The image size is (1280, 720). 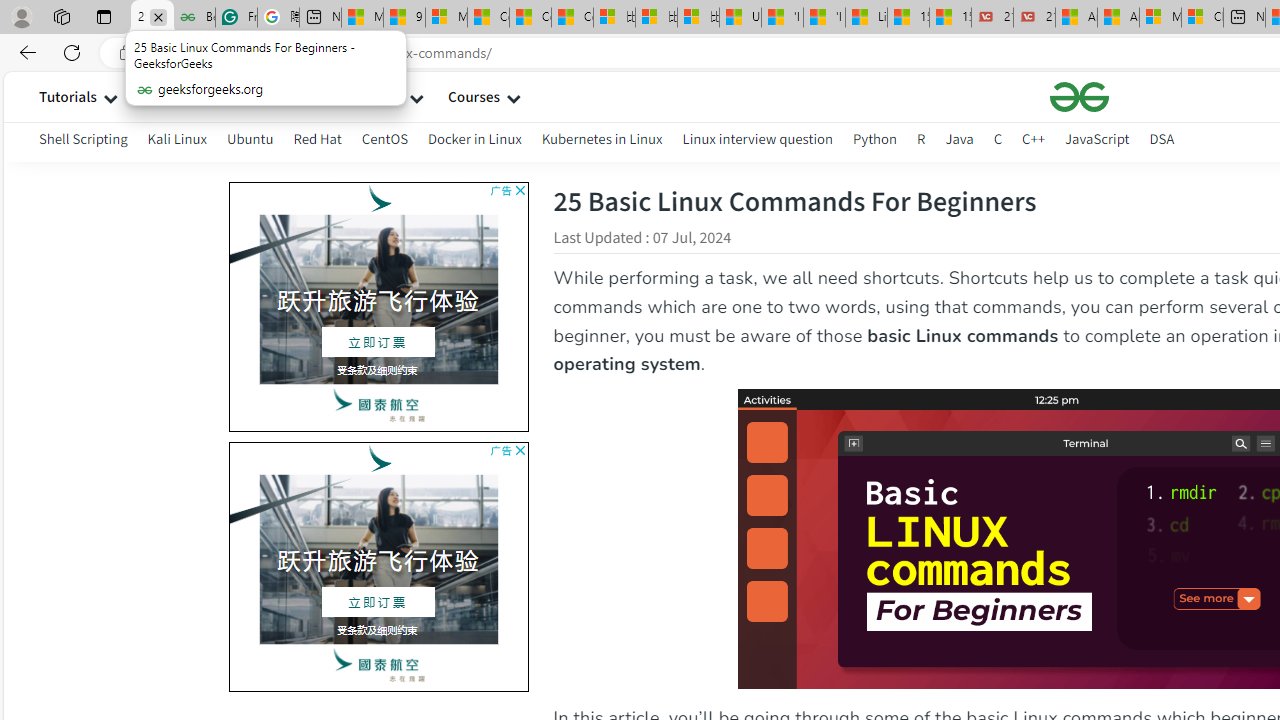 What do you see at coordinates (874, 141) in the screenshot?
I see `'Python'` at bounding box center [874, 141].